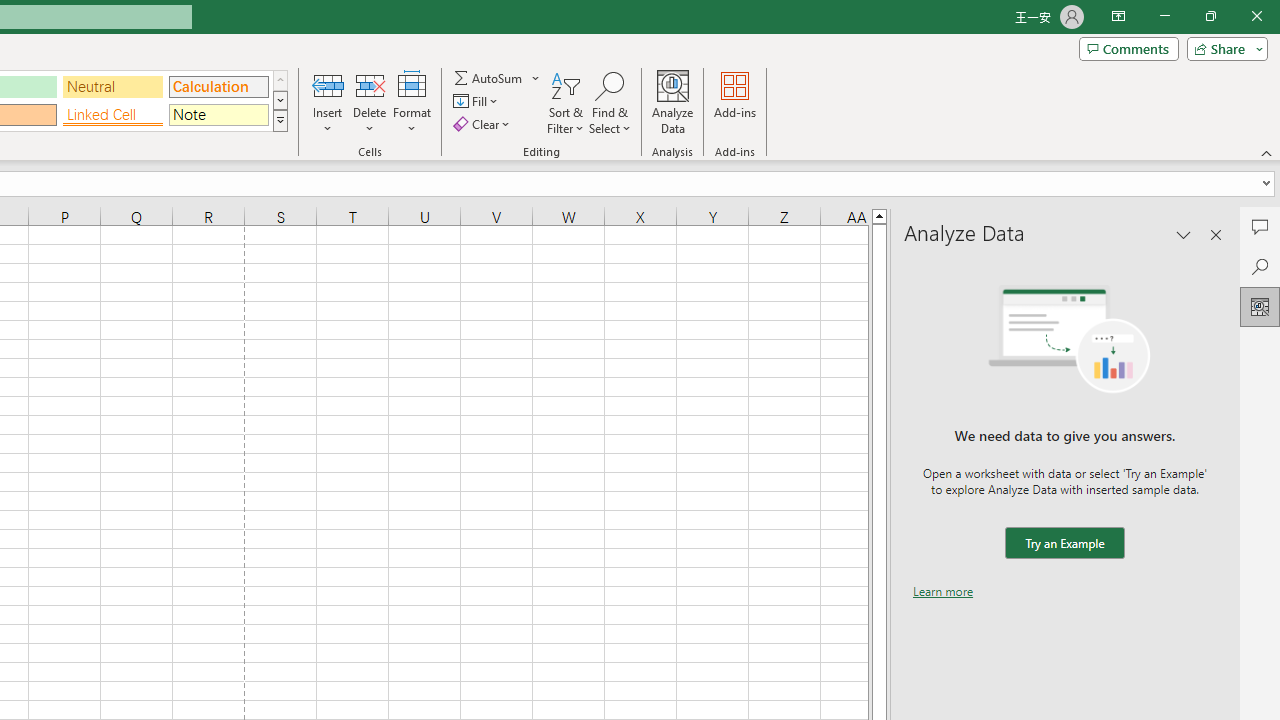 The width and height of the screenshot is (1280, 720). What do you see at coordinates (369, 84) in the screenshot?
I see `'Delete Cells...'` at bounding box center [369, 84].